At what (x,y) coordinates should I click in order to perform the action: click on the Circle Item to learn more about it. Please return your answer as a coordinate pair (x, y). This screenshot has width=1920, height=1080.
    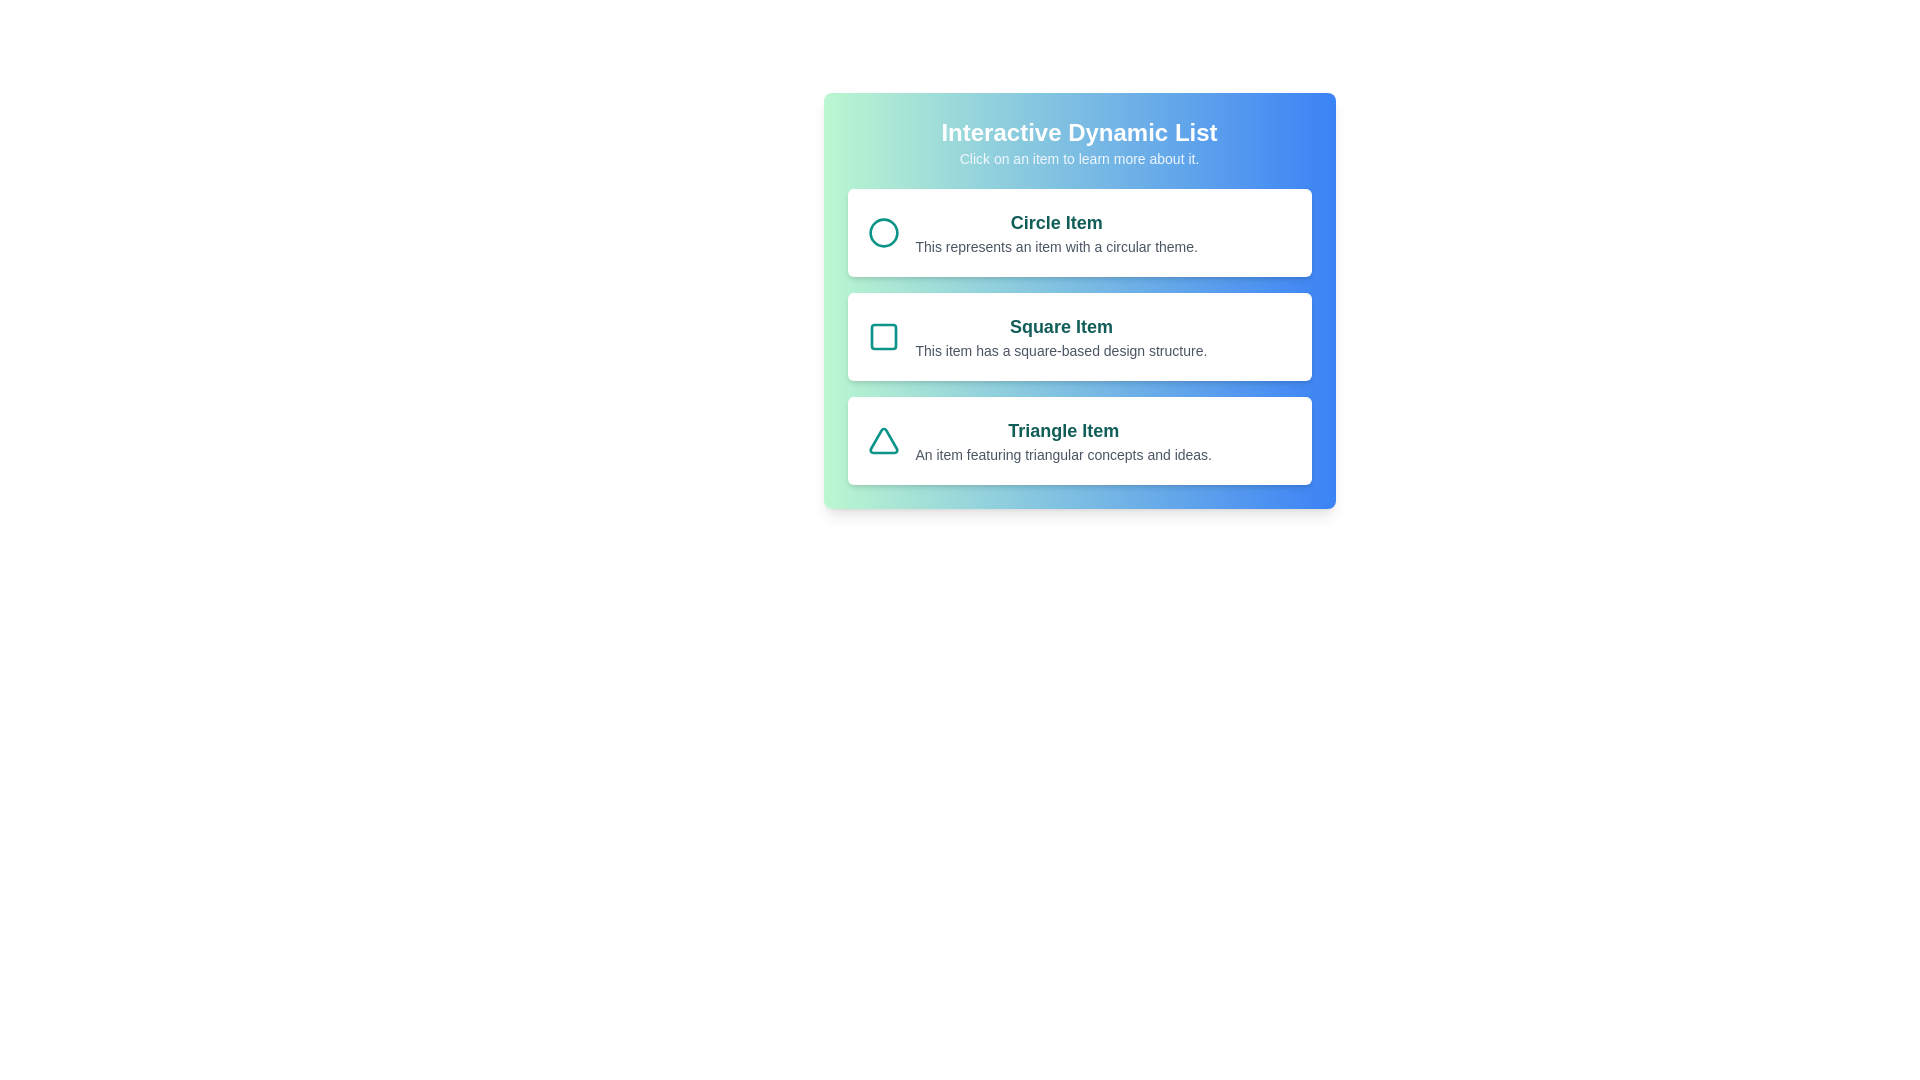
    Looking at the image, I should click on (1078, 231).